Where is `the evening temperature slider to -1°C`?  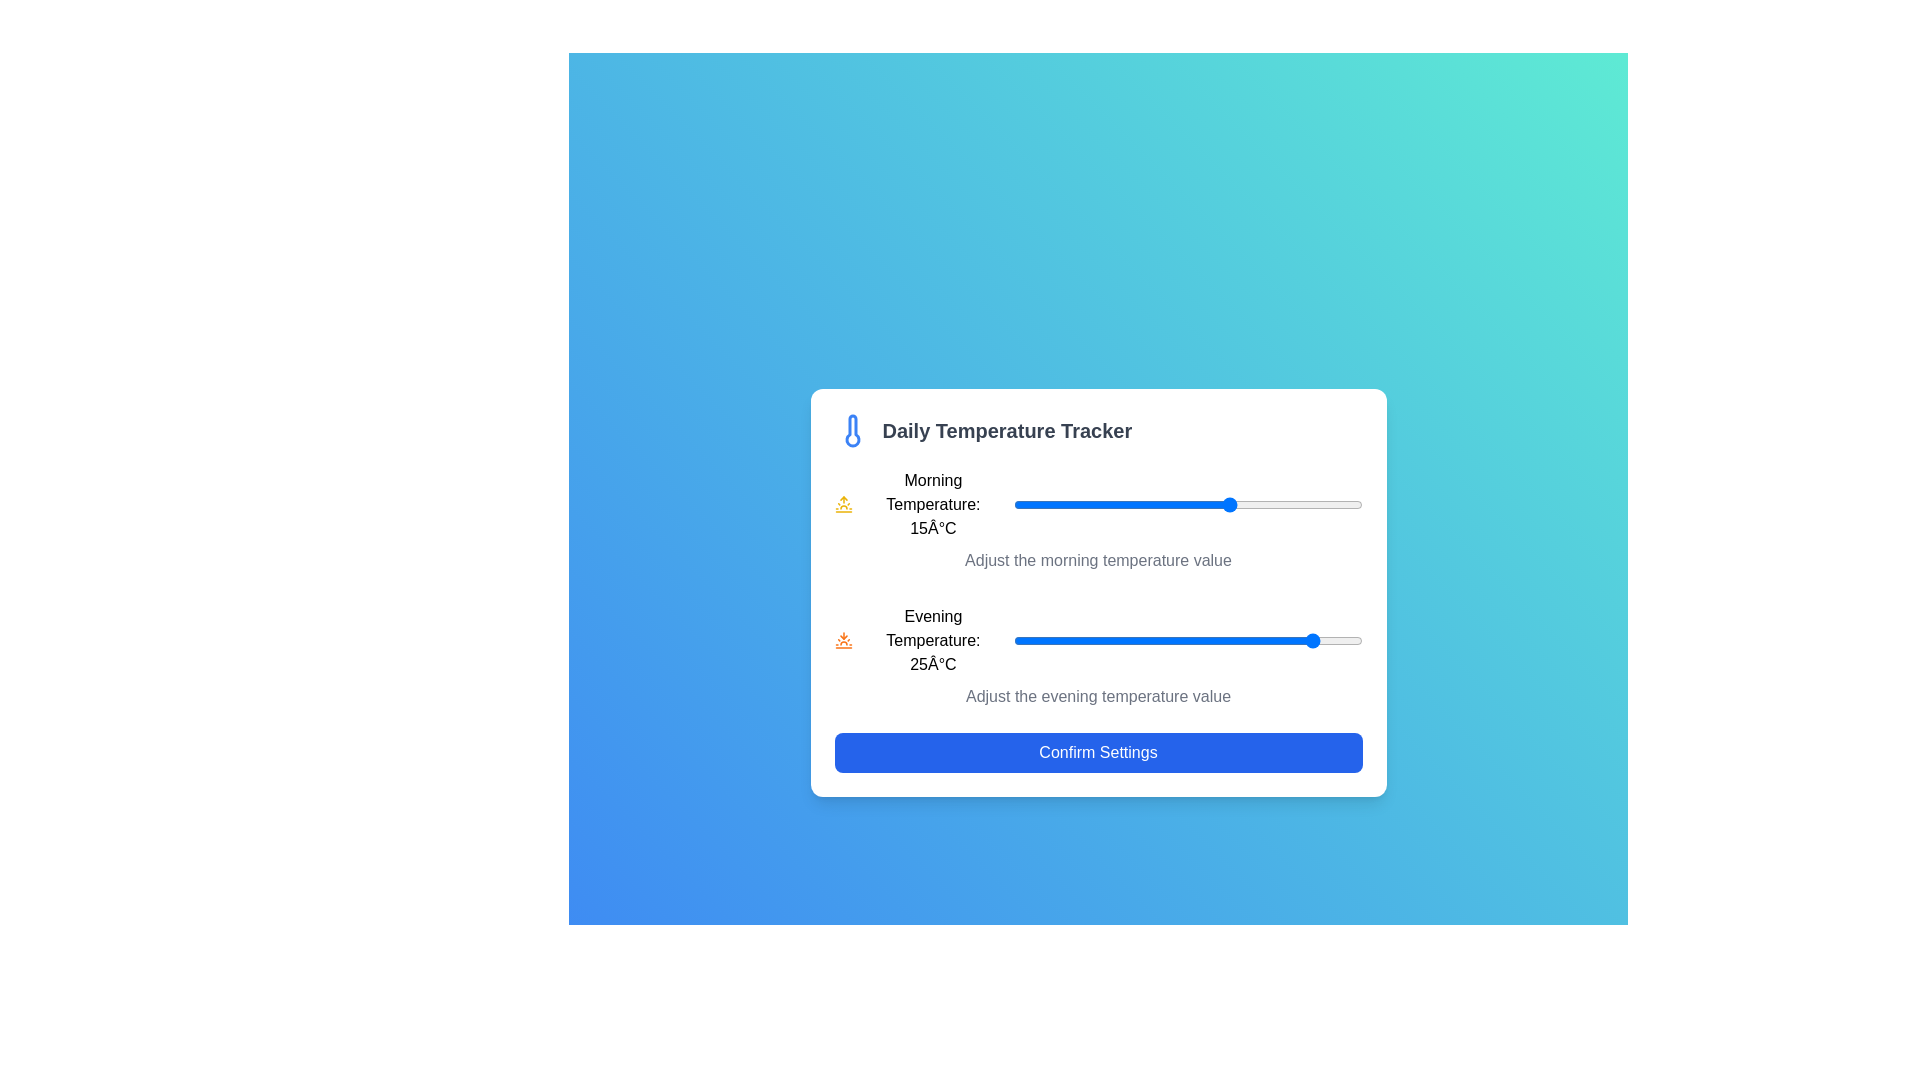
the evening temperature slider to -1°C is located at coordinates (1091, 640).